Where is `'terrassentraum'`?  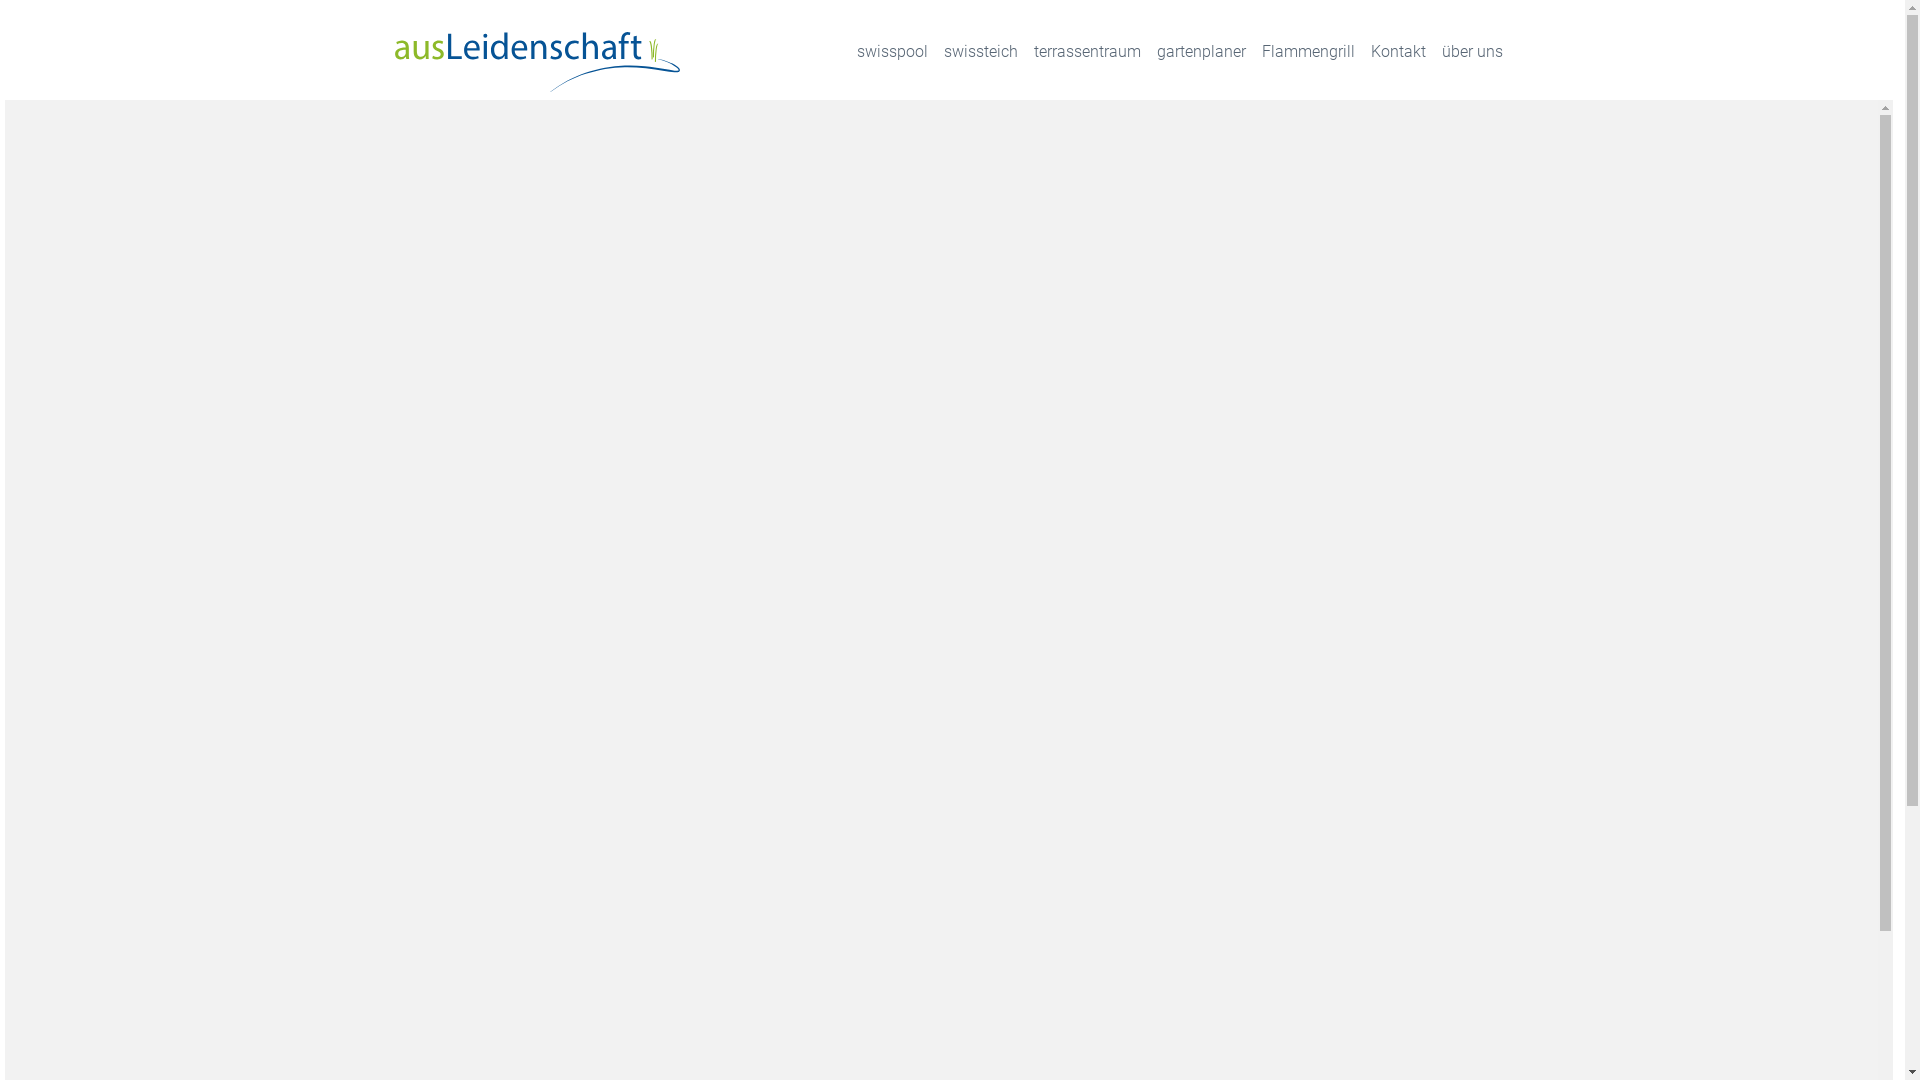
'terrassentraum' is located at coordinates (1086, 50).